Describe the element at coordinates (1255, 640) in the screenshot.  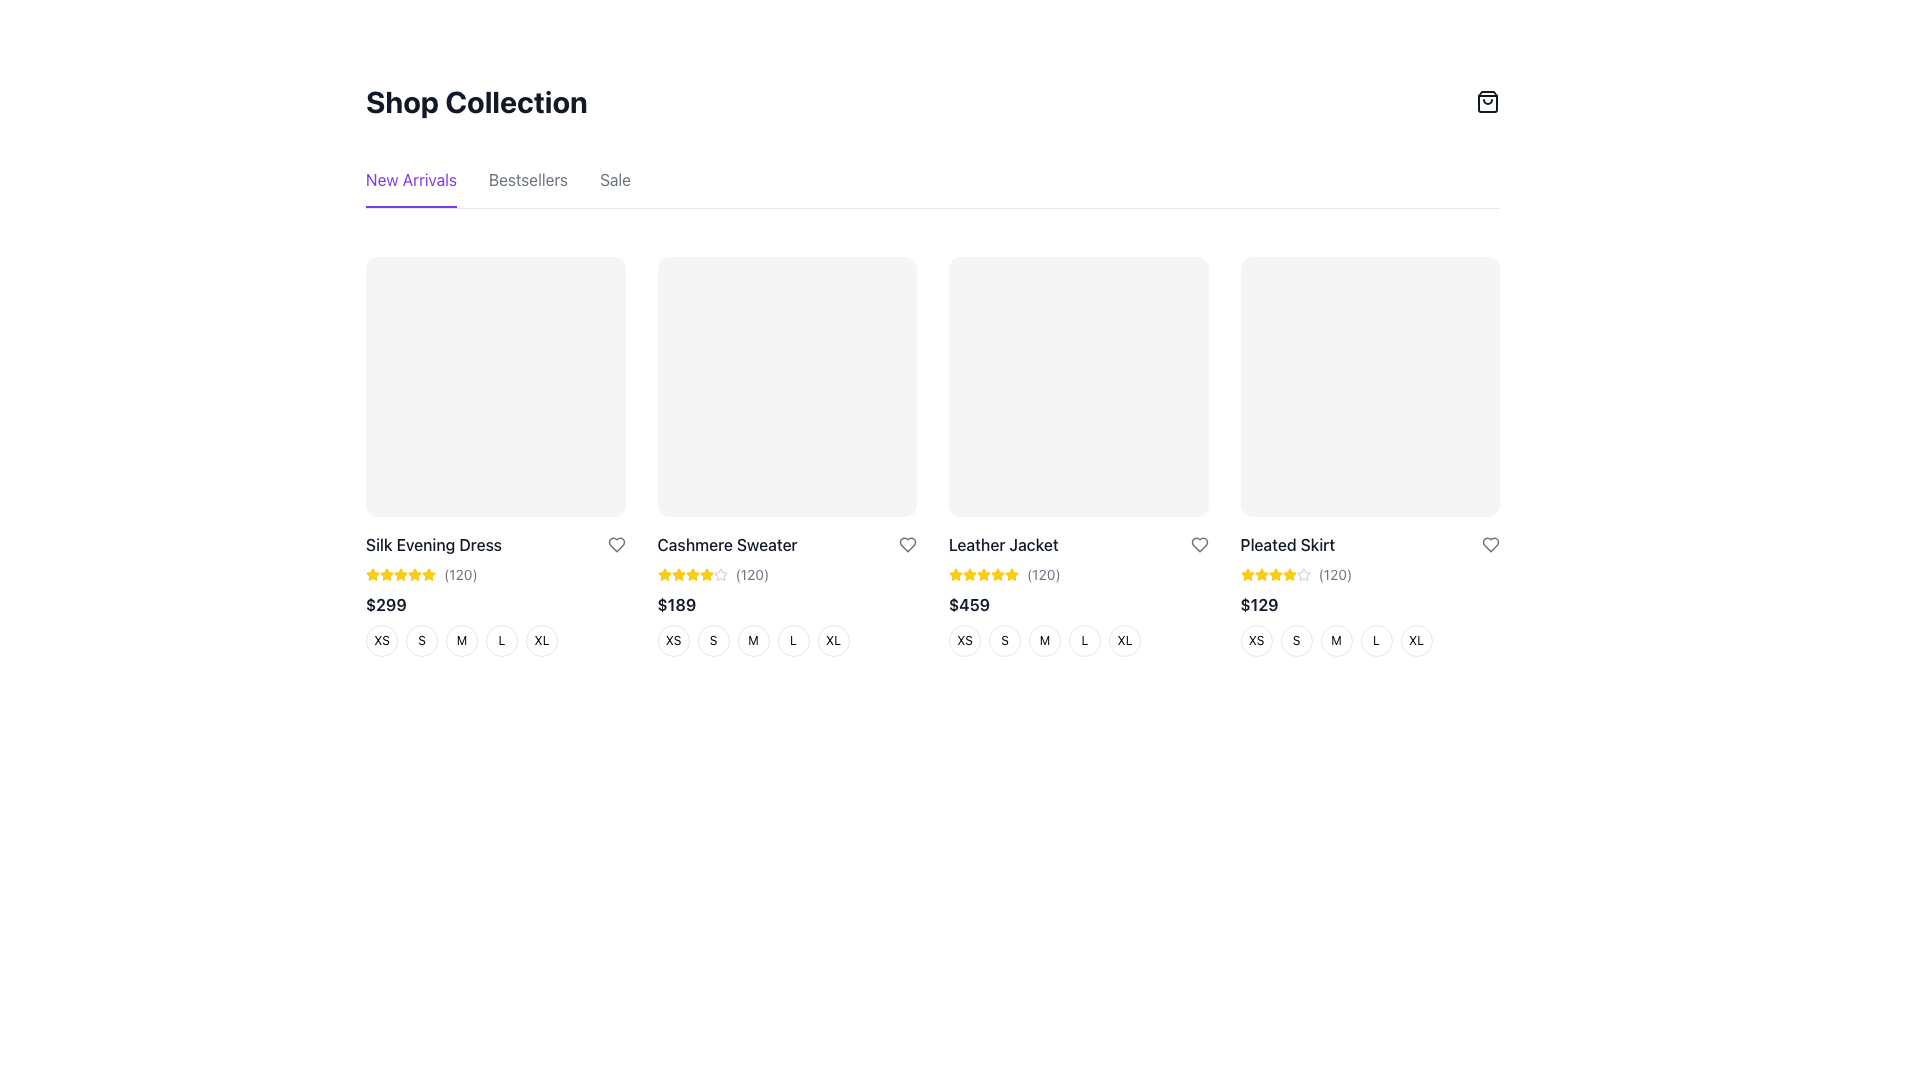
I see `the circular button labeled 'XS' at the bottom of the card for the 'Pleated Skirt' product` at that location.